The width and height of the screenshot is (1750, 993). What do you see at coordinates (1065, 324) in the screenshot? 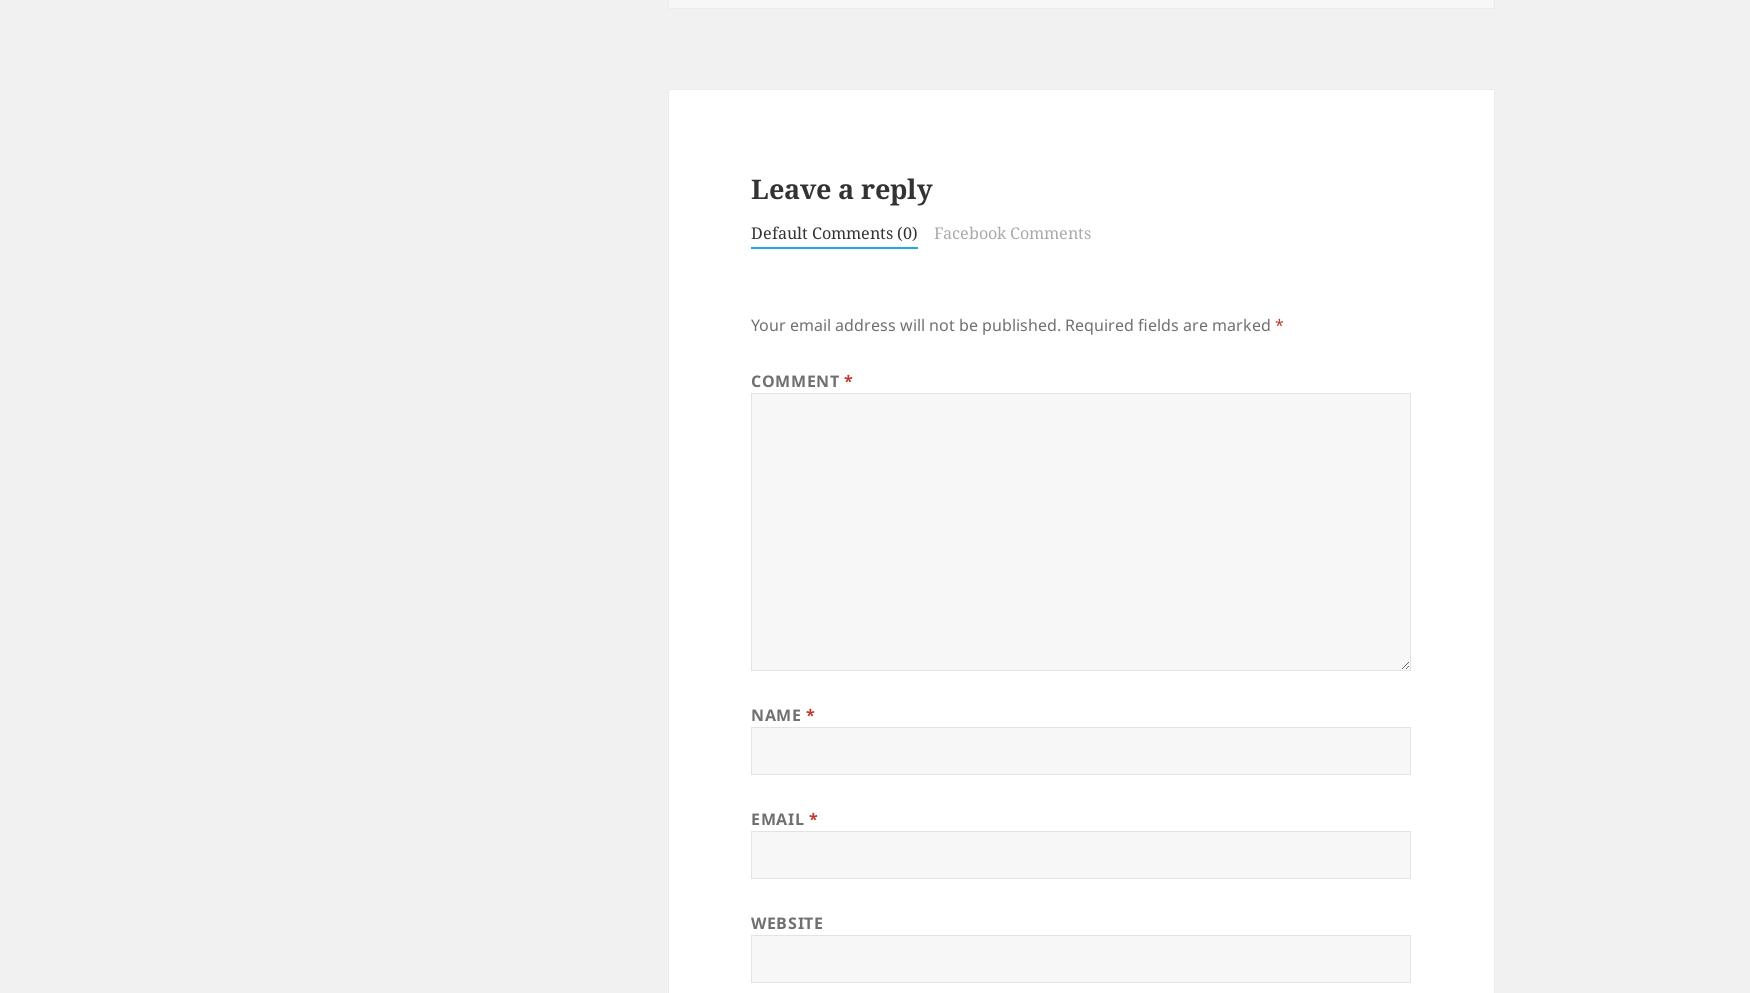
I see `'Required fields are marked'` at bounding box center [1065, 324].